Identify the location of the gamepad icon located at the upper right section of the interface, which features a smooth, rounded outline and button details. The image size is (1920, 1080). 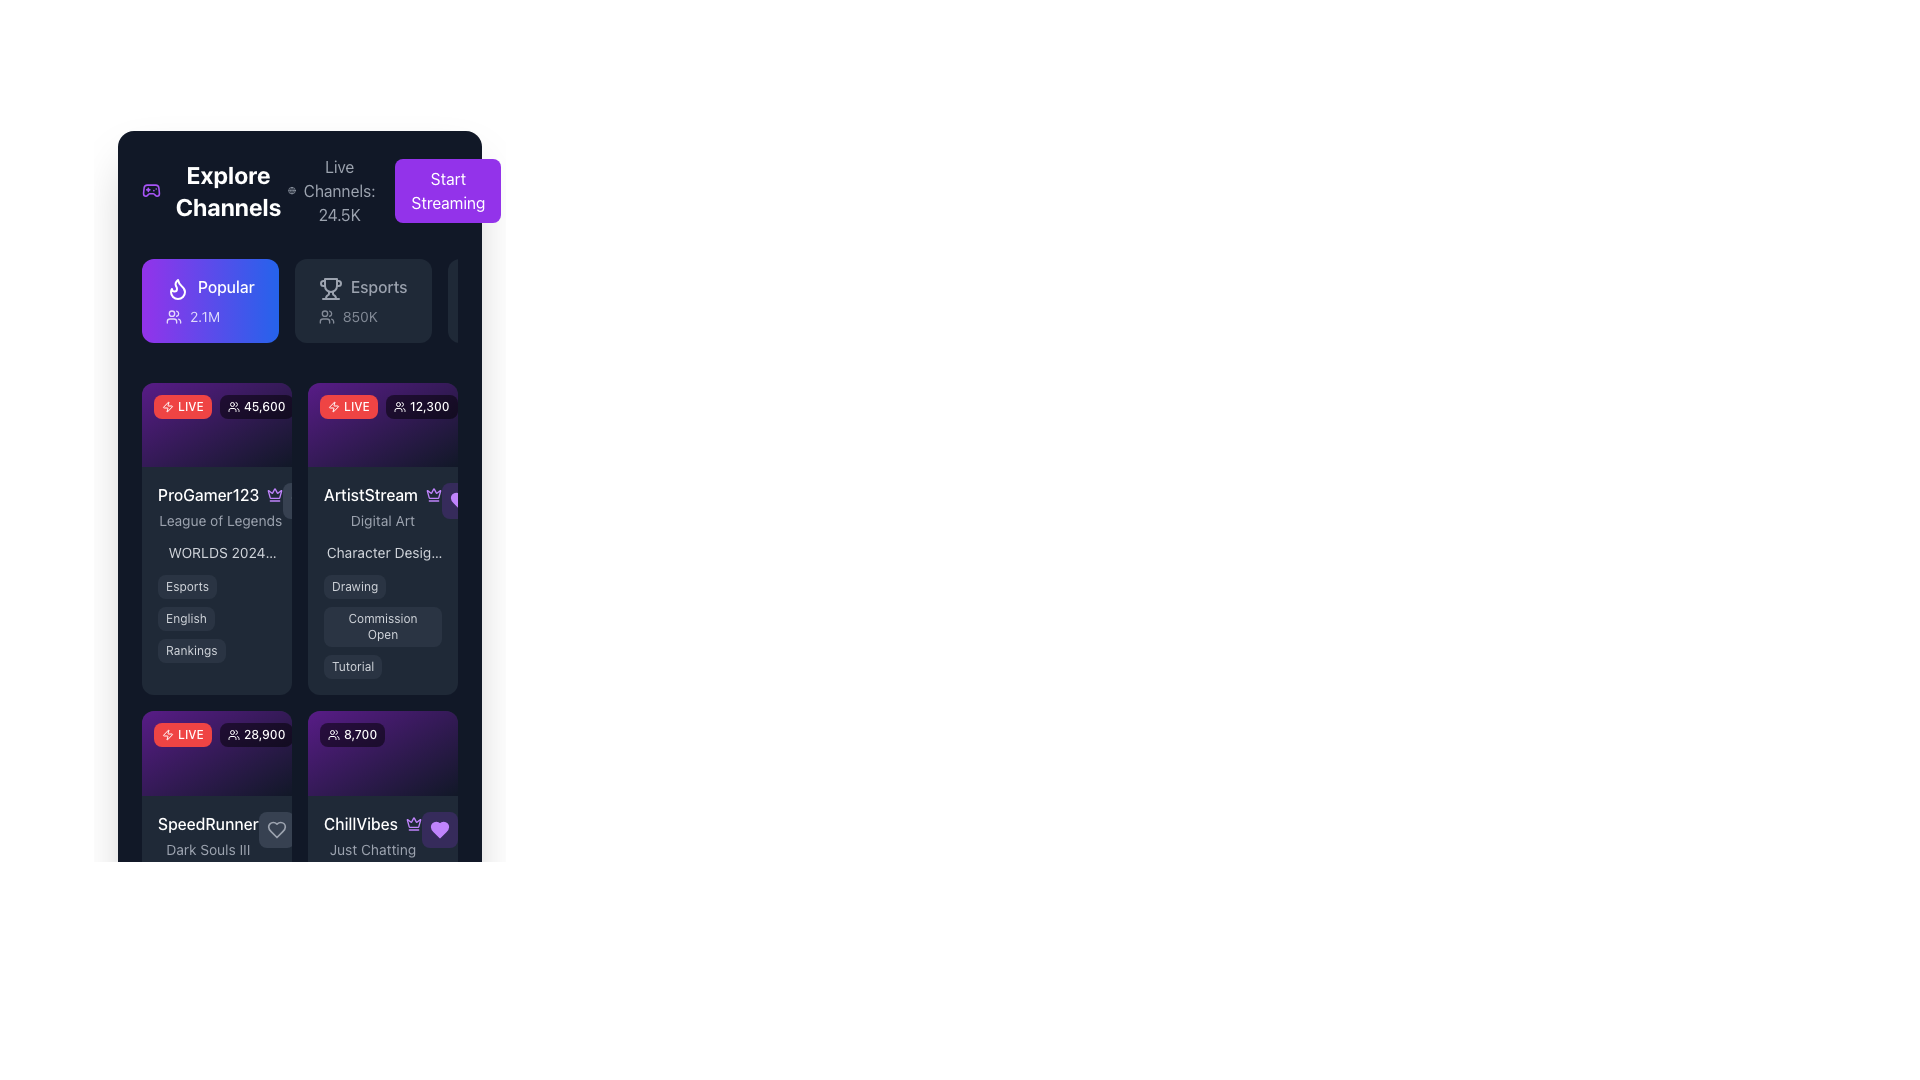
(150, 191).